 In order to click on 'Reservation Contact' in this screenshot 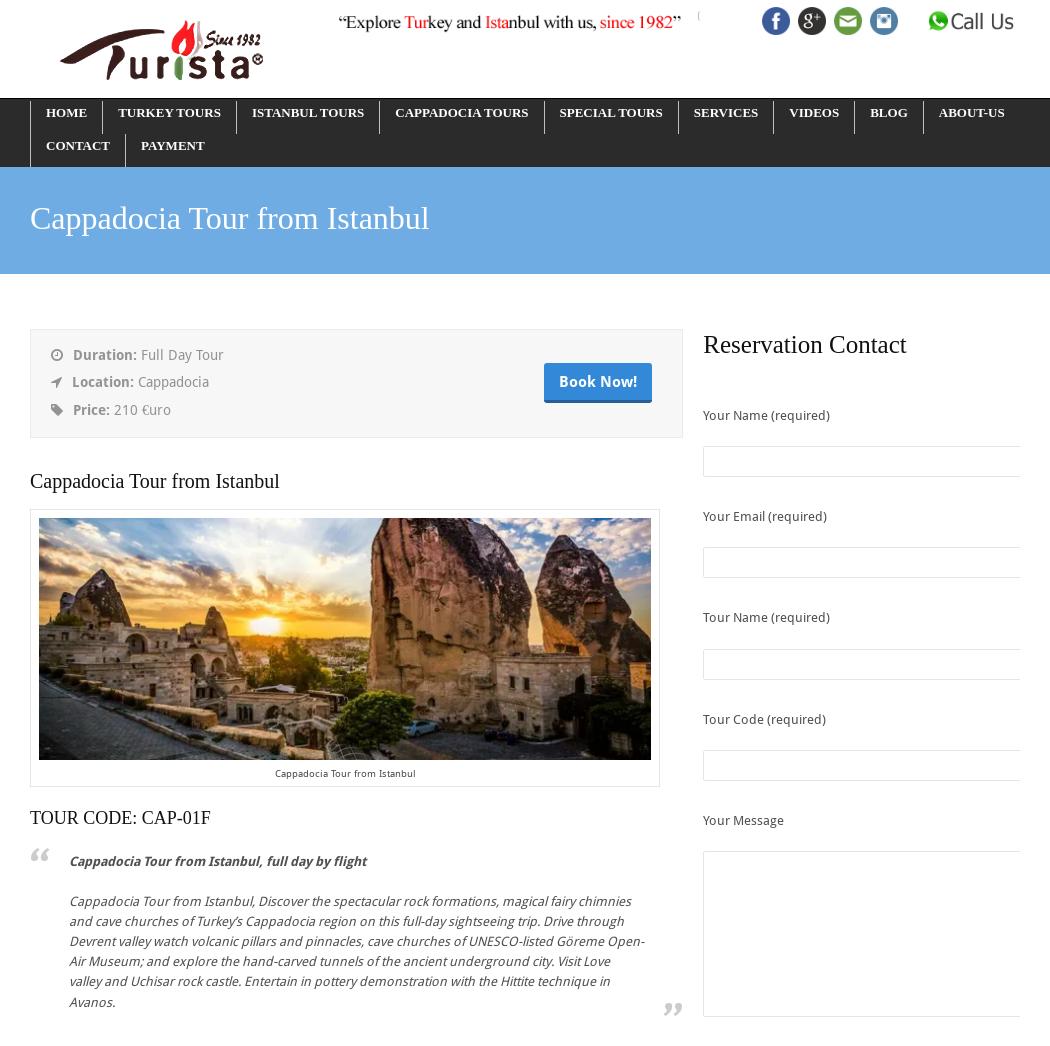, I will do `click(803, 342)`.